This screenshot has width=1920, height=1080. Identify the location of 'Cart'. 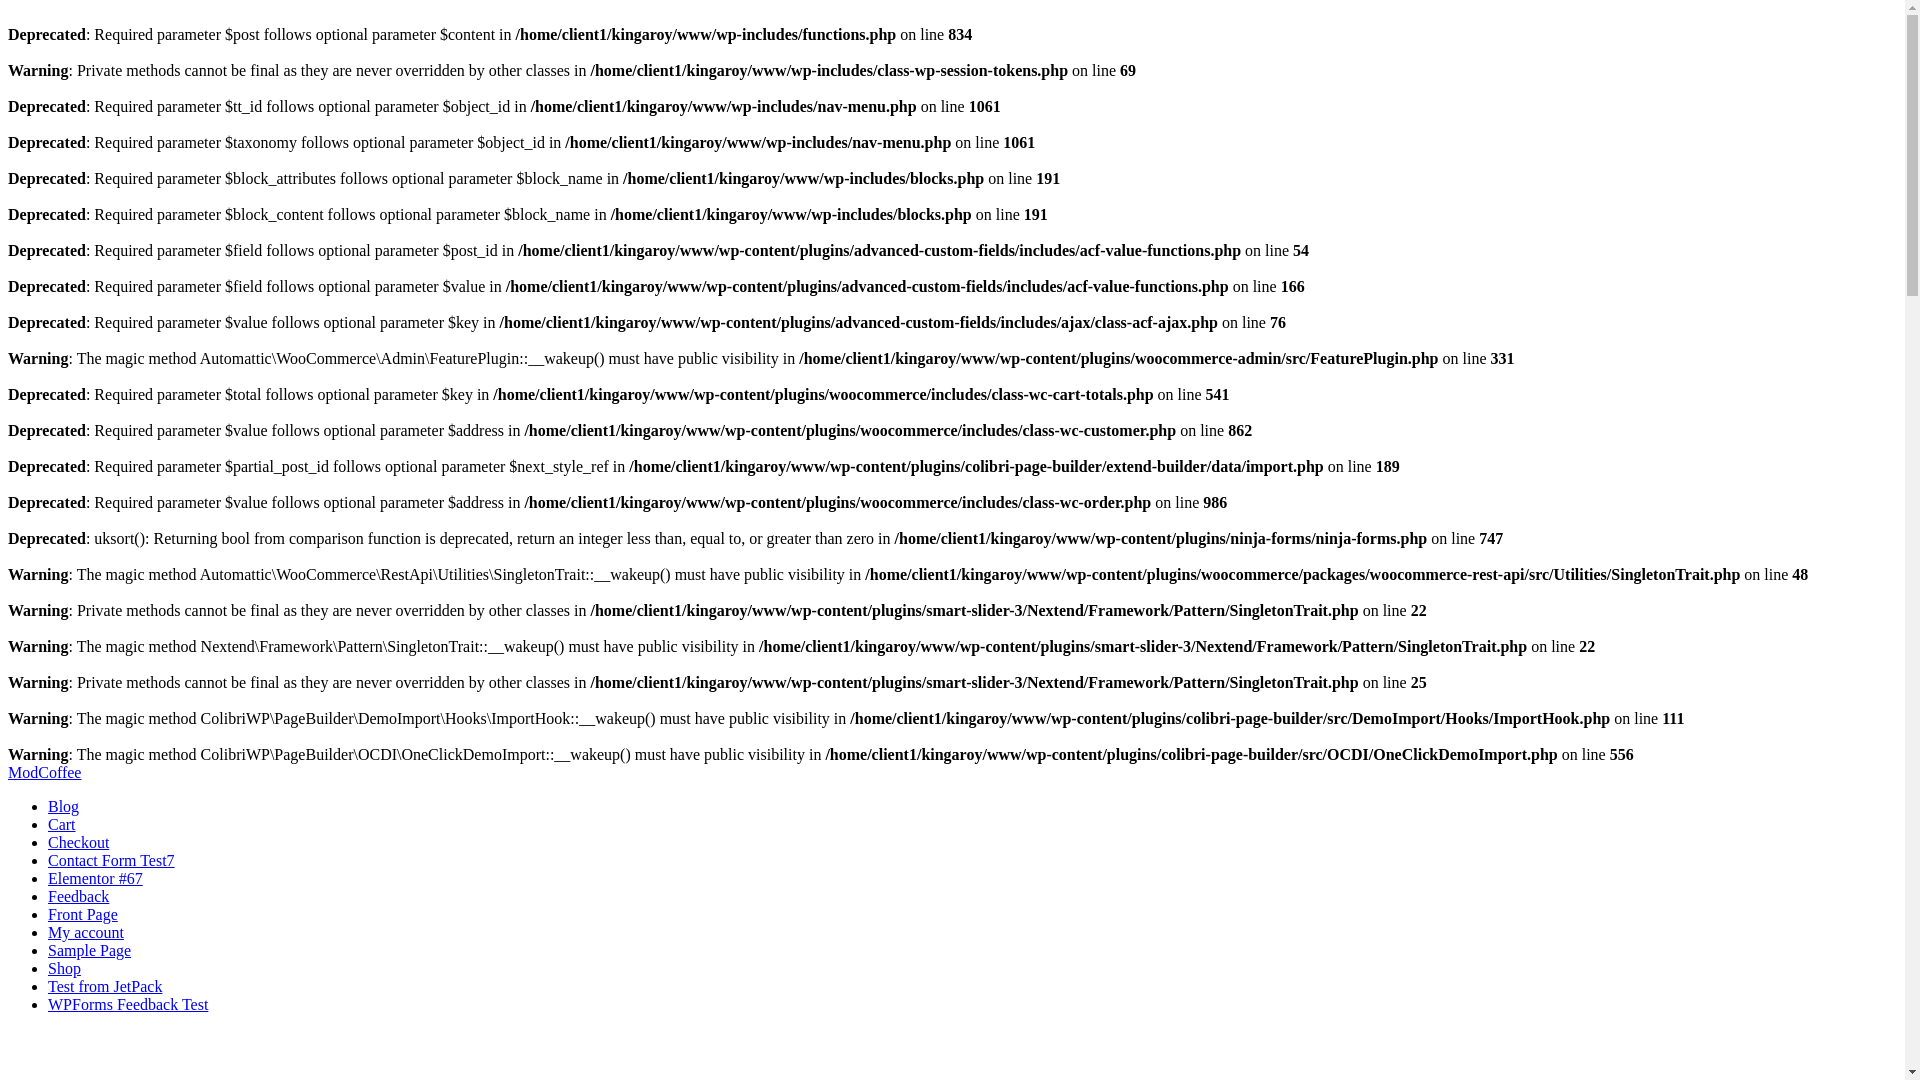
(62, 824).